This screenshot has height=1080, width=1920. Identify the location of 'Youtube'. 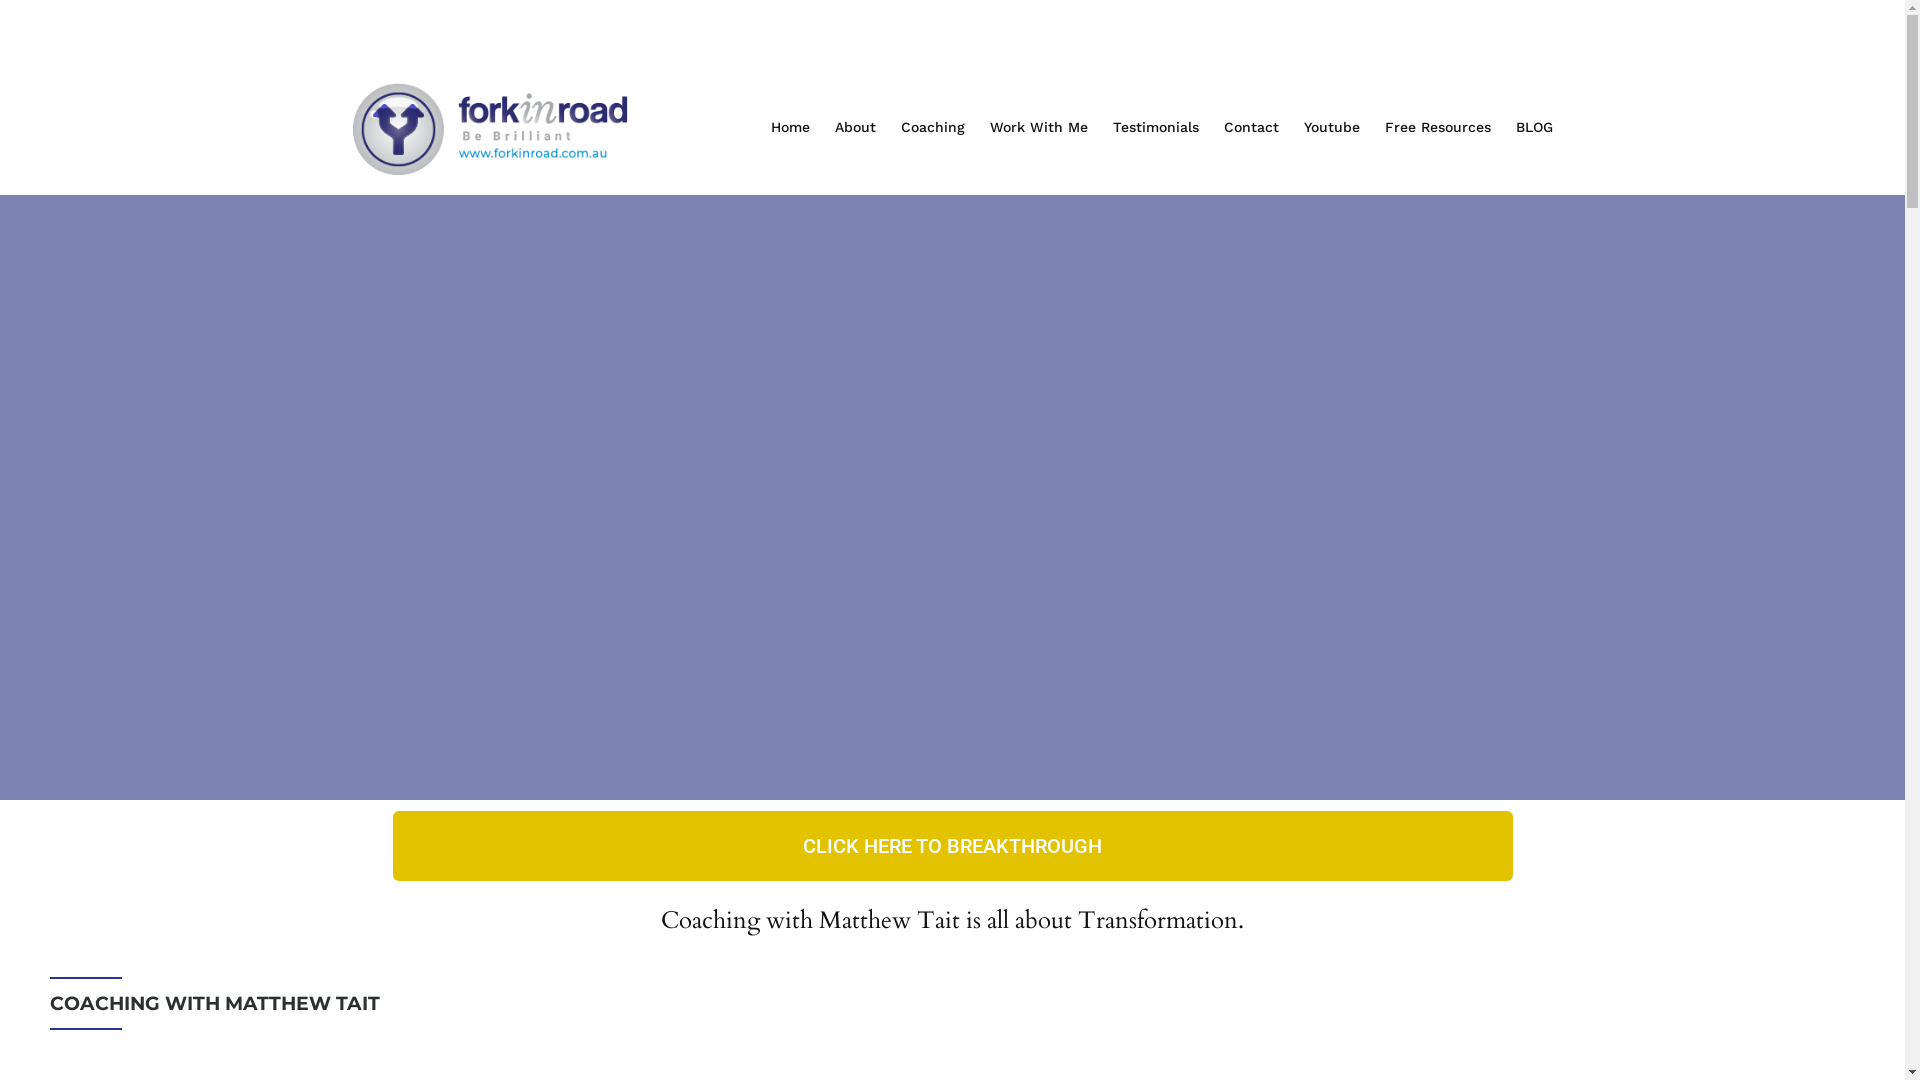
(1342, 127).